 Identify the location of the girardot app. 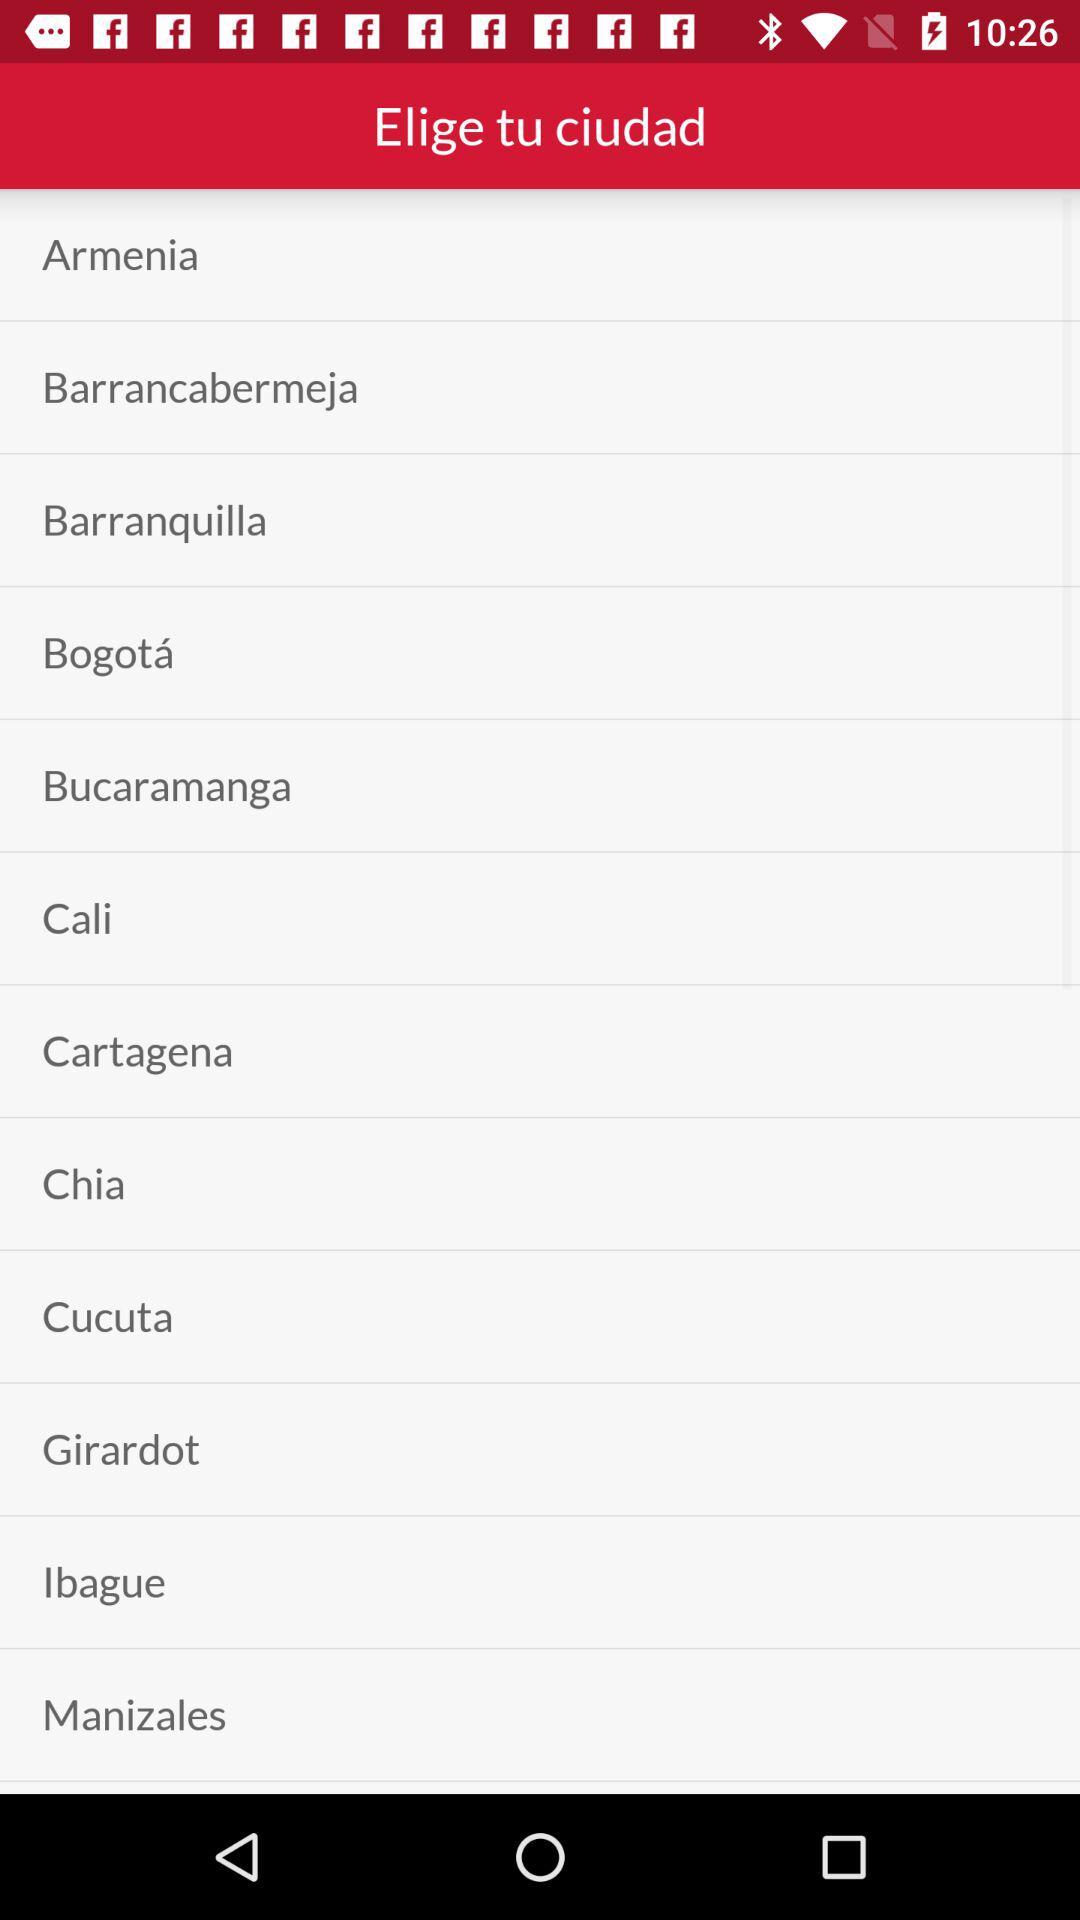
(121, 1449).